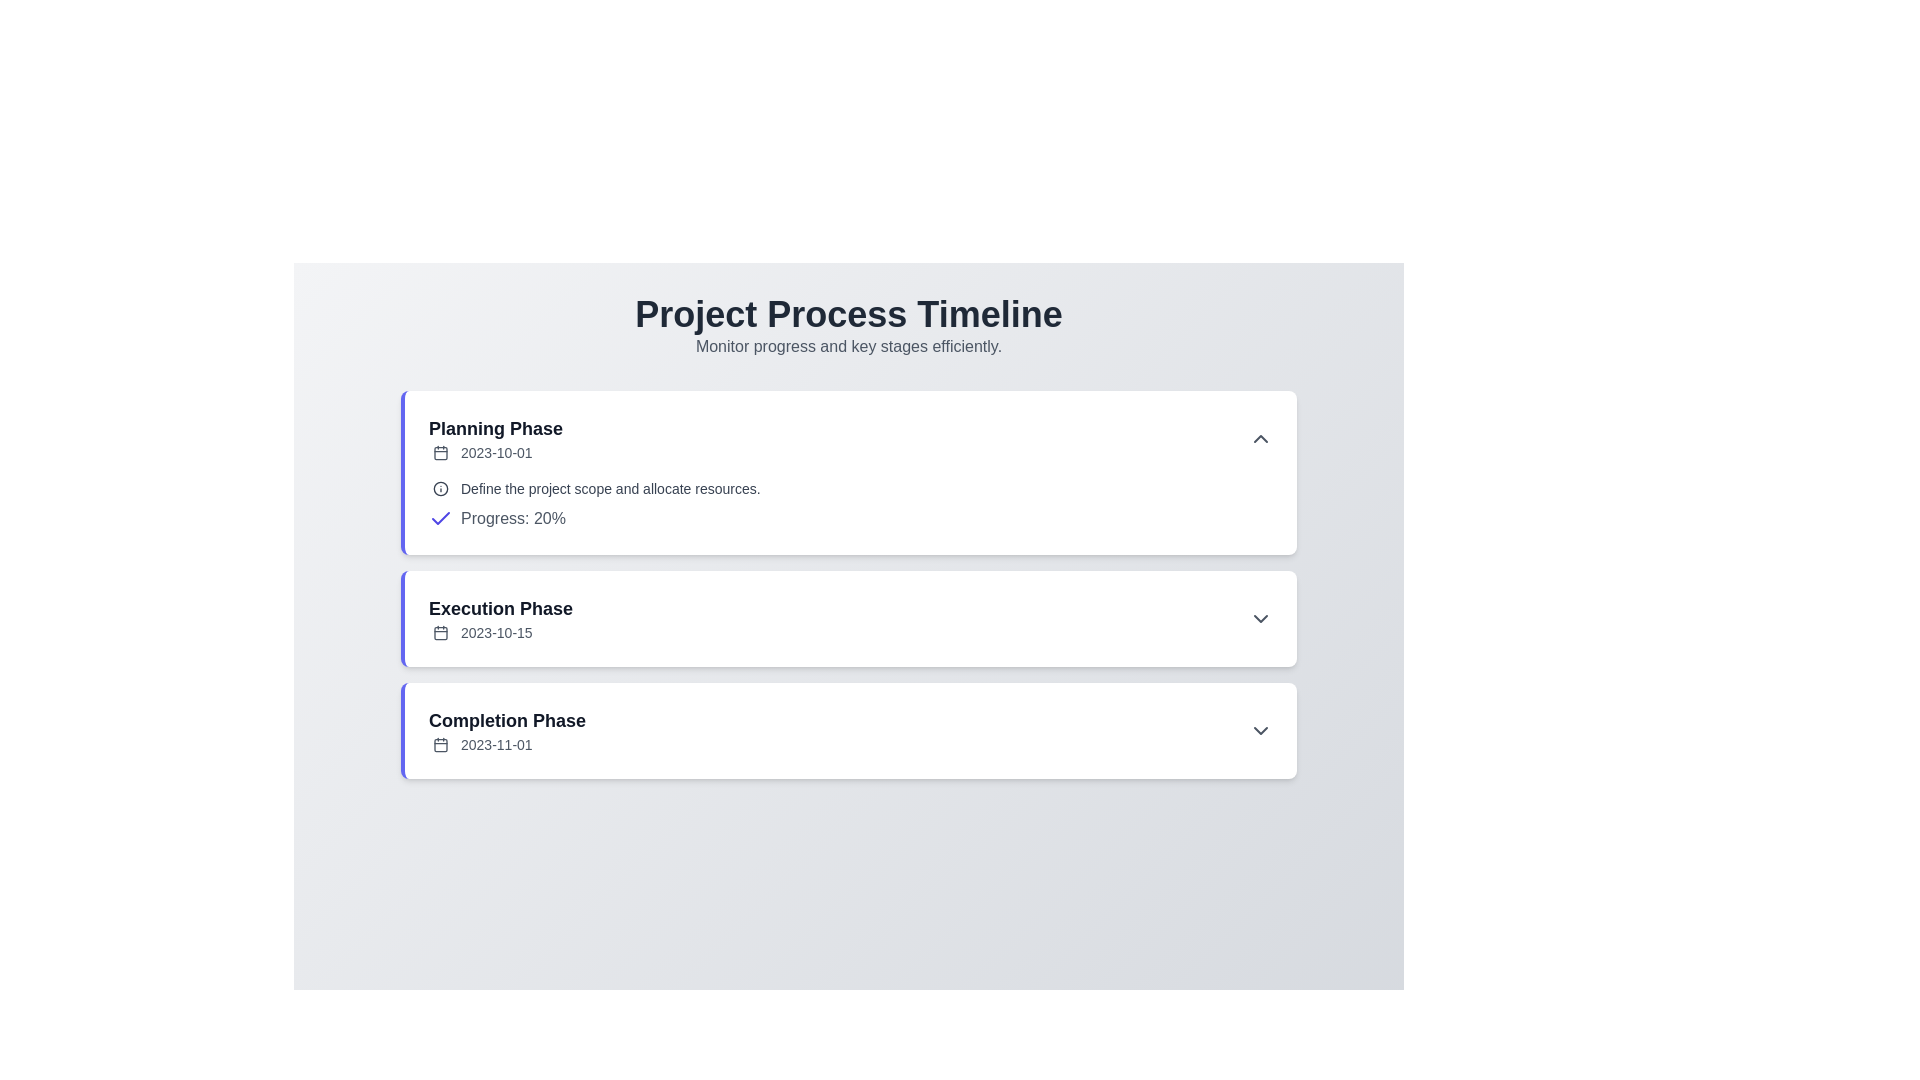 The image size is (1920, 1080). Describe the element at coordinates (440, 632) in the screenshot. I see `the main body of the calendar icon located within the 'Execution Phase' card` at that location.